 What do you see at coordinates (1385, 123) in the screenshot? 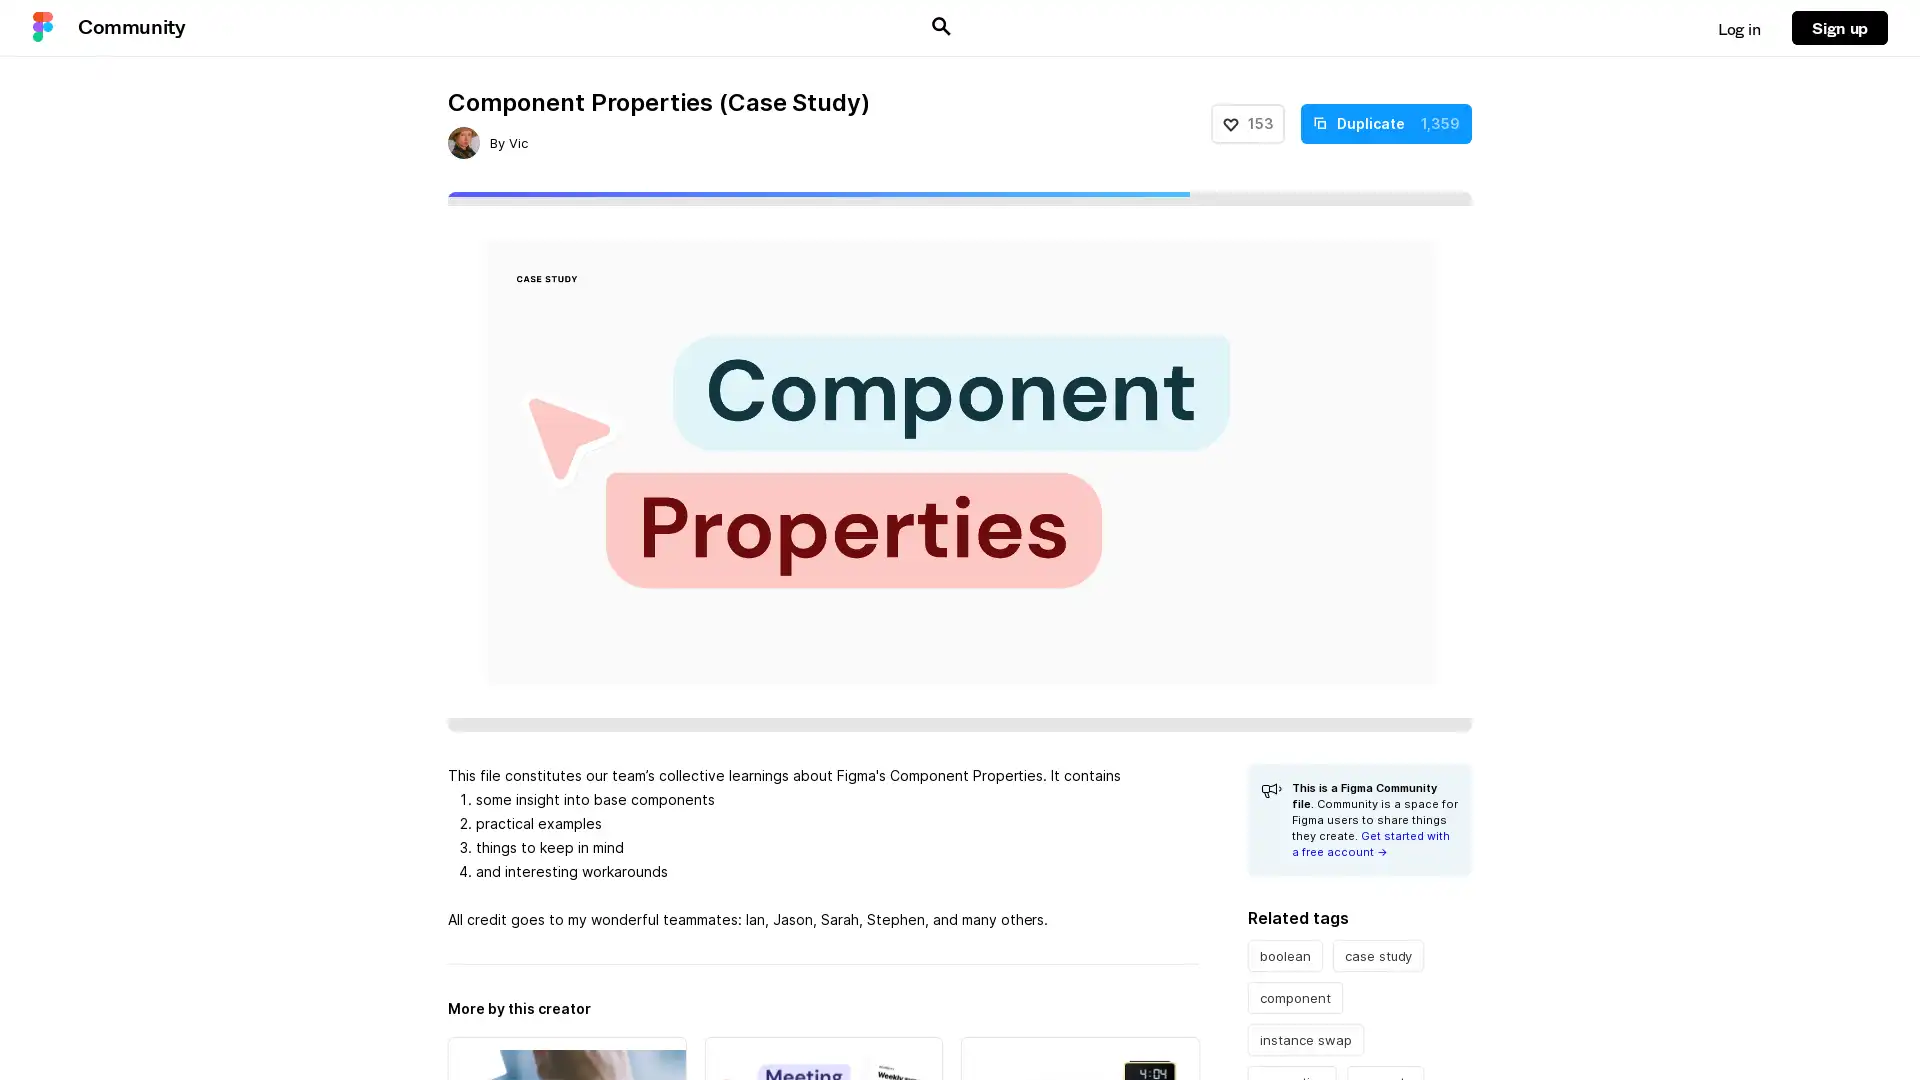
I see `Duplicate 1,359` at bounding box center [1385, 123].